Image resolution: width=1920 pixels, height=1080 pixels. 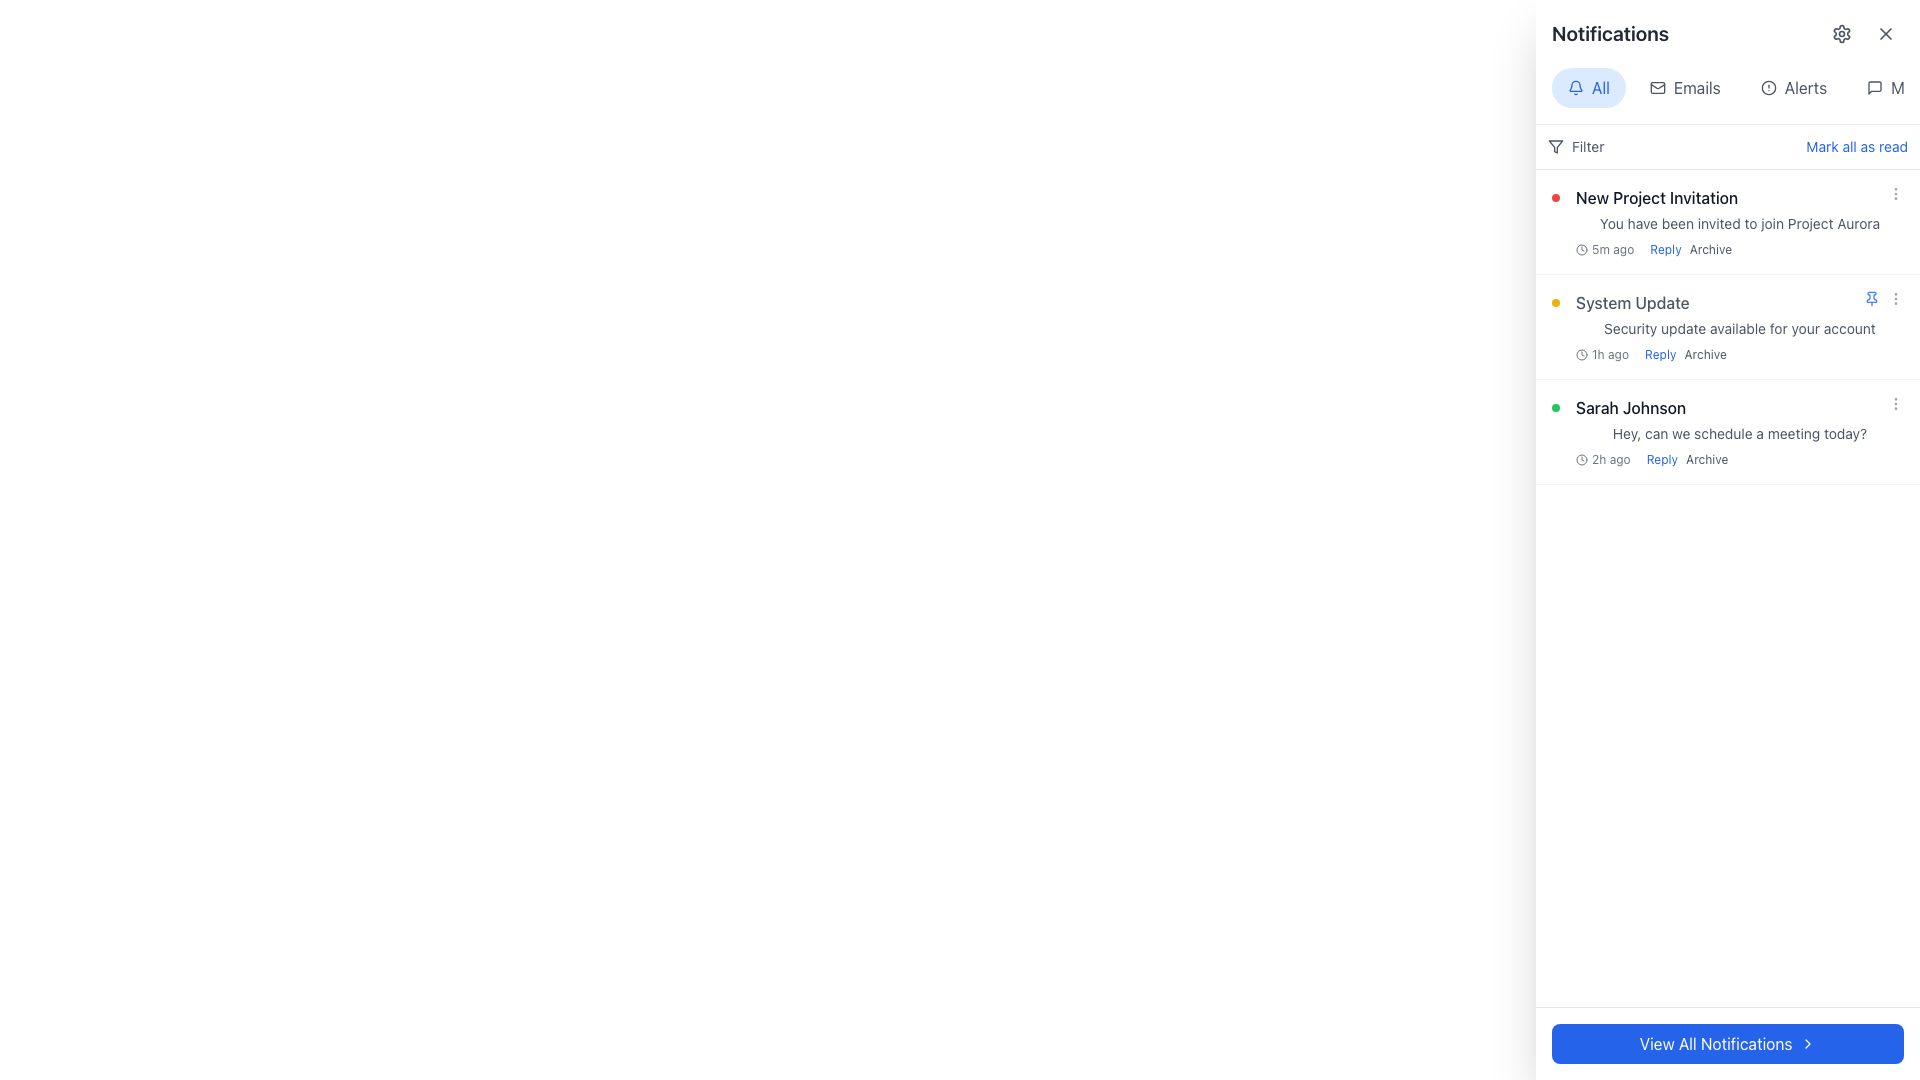 I want to click on the interactive 'Filter' button, which consists of a filter icon followed by the word 'Filter' in gray text, located on the left side of the header-like bar within the notifications pane, so click(x=1575, y=145).